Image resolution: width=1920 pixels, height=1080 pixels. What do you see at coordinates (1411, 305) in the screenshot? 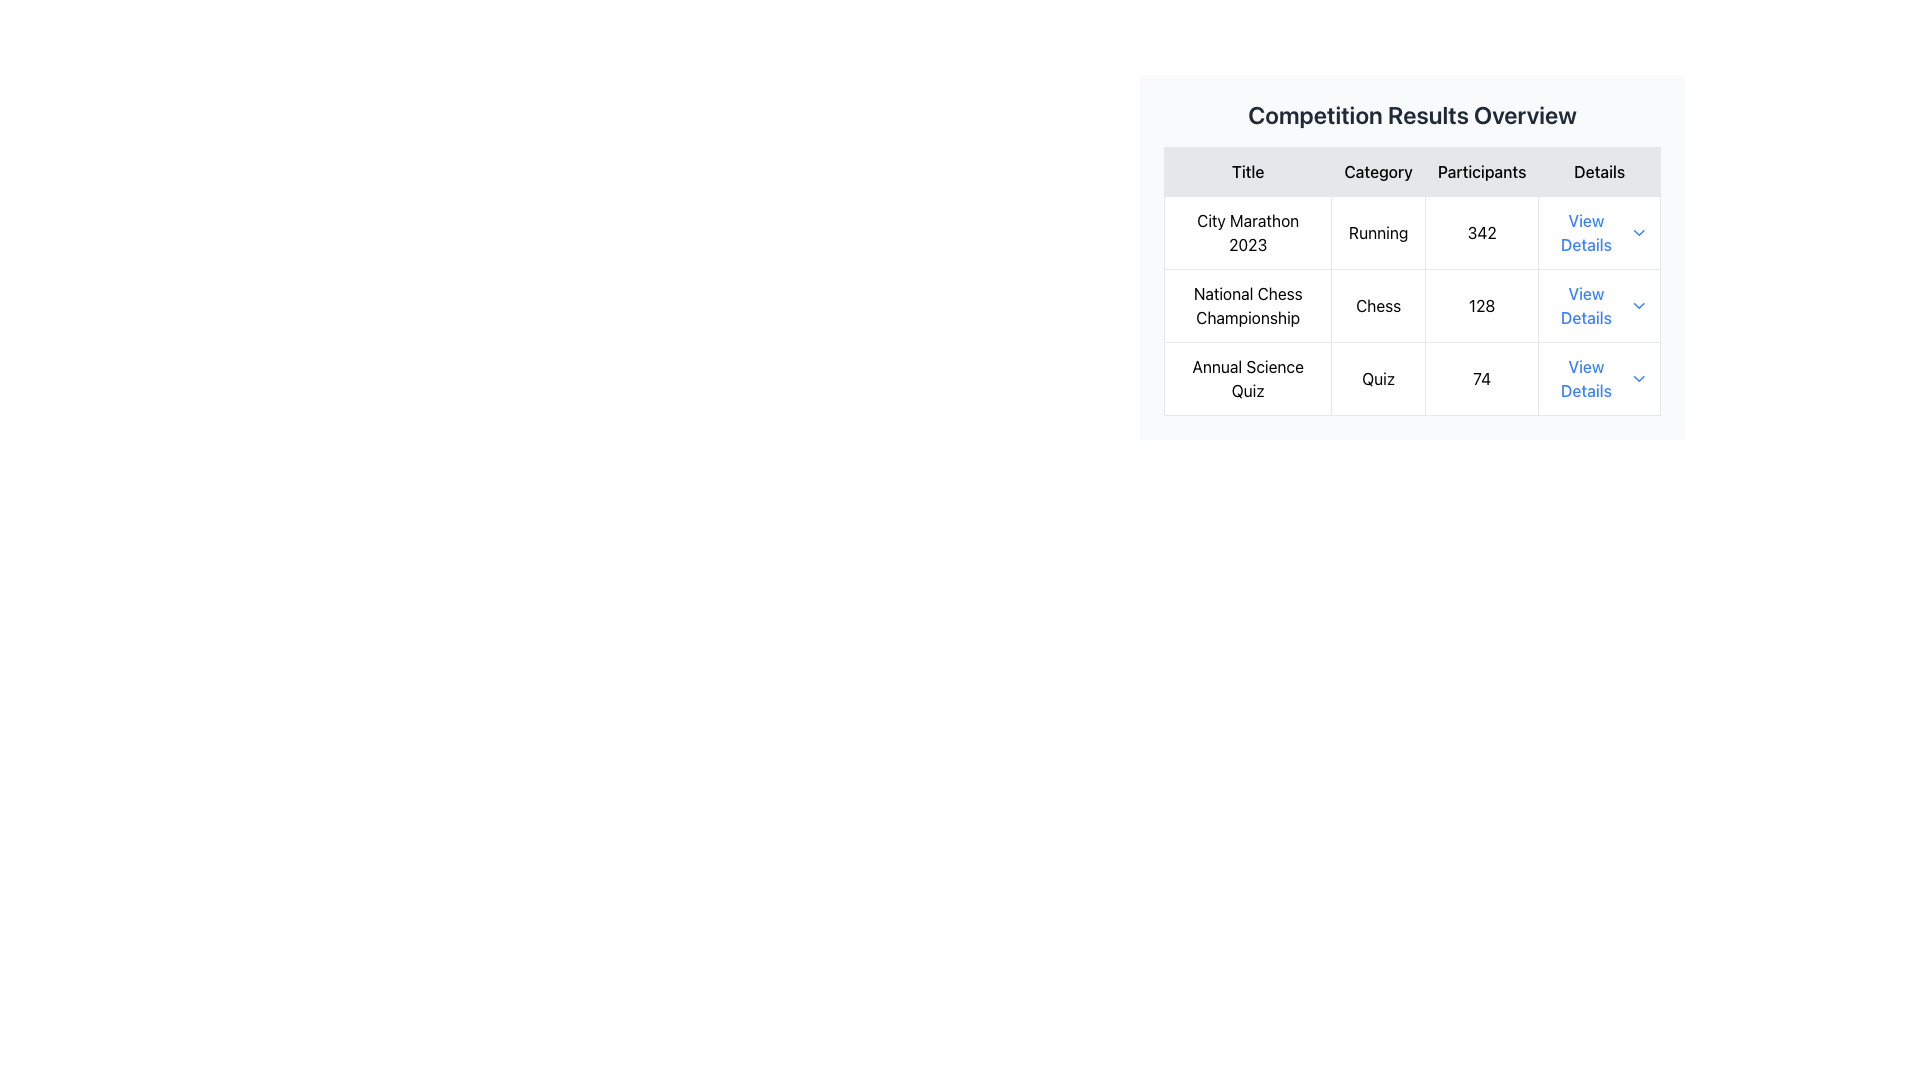
I see `the second row of the event table, which displays titles, categories, participant counts, and detail links, to interact with the event's information` at bounding box center [1411, 305].